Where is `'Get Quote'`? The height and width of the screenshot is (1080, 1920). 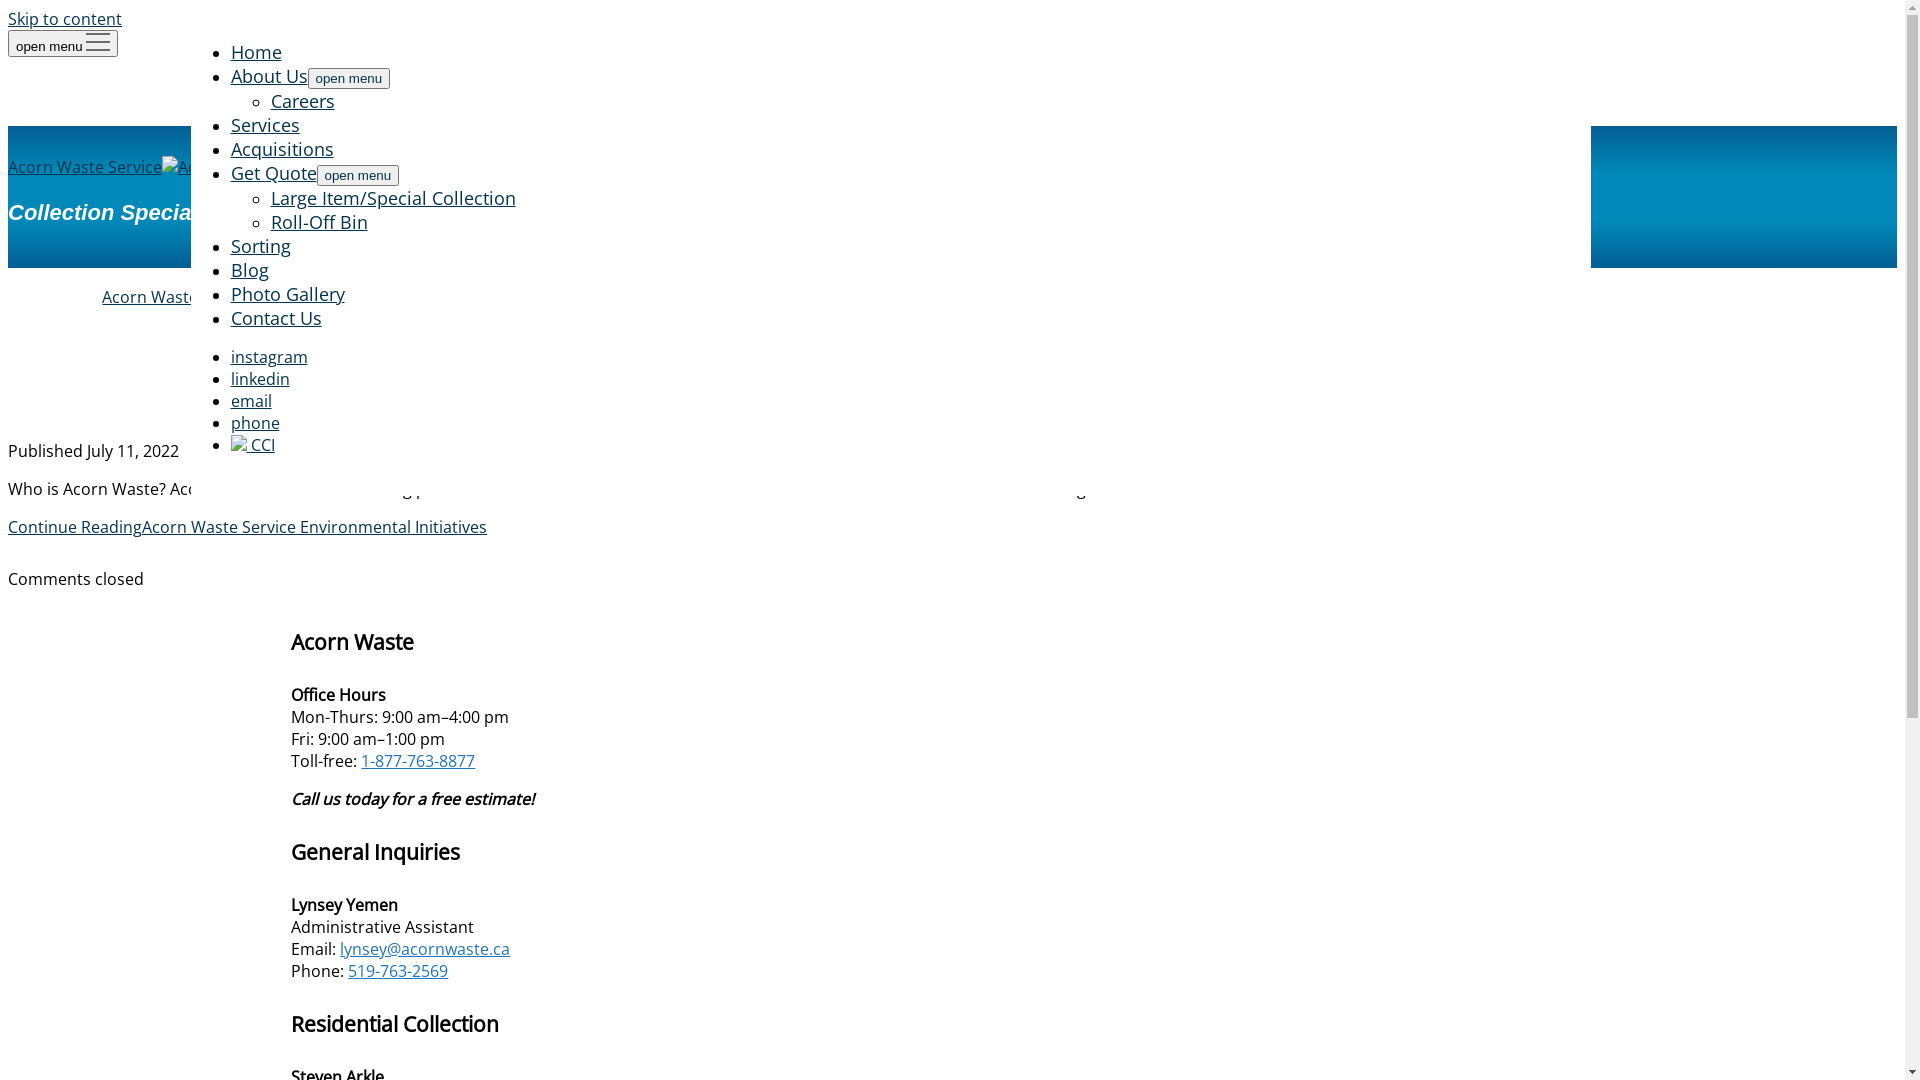
'Get Quote' is located at coordinates (230, 172).